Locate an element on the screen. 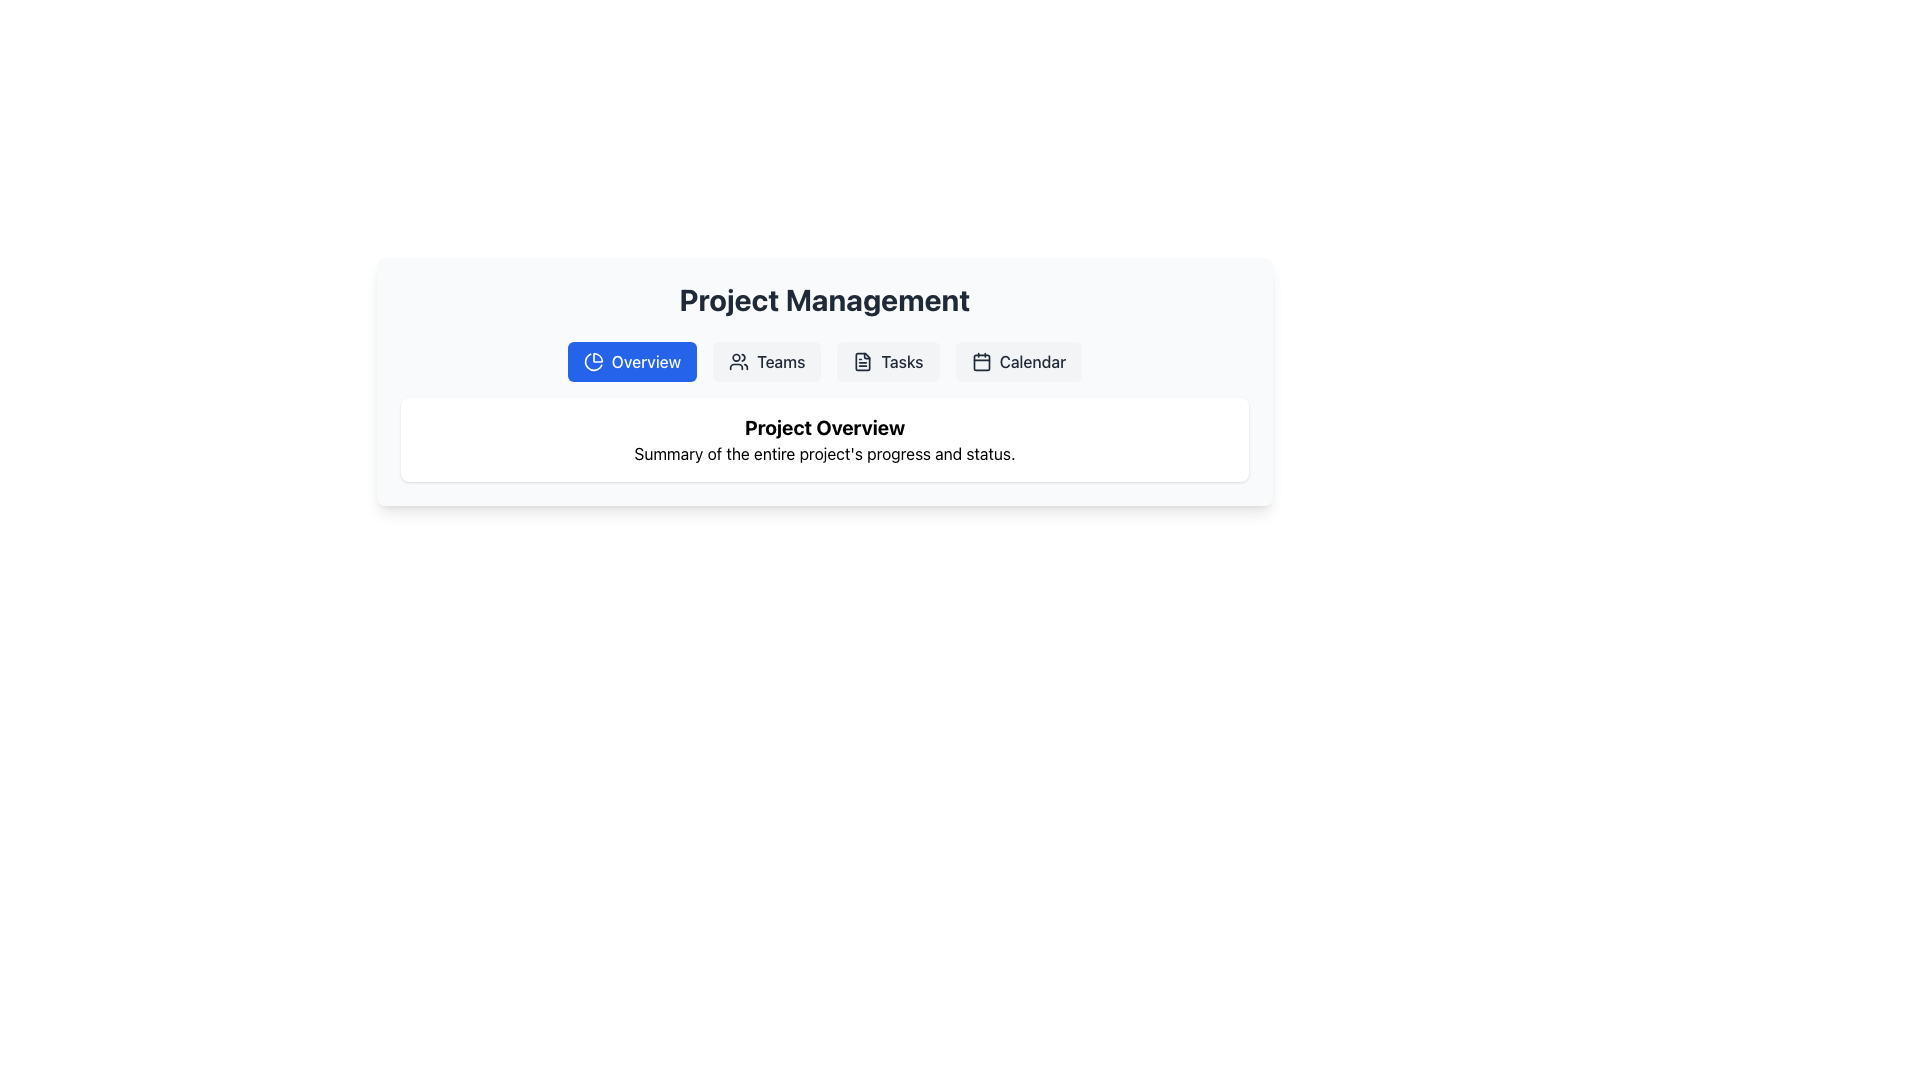 This screenshot has height=1080, width=1920. text content of the title indicating 'Project Overview', which is centrally aligned above the summary text is located at coordinates (825, 427).